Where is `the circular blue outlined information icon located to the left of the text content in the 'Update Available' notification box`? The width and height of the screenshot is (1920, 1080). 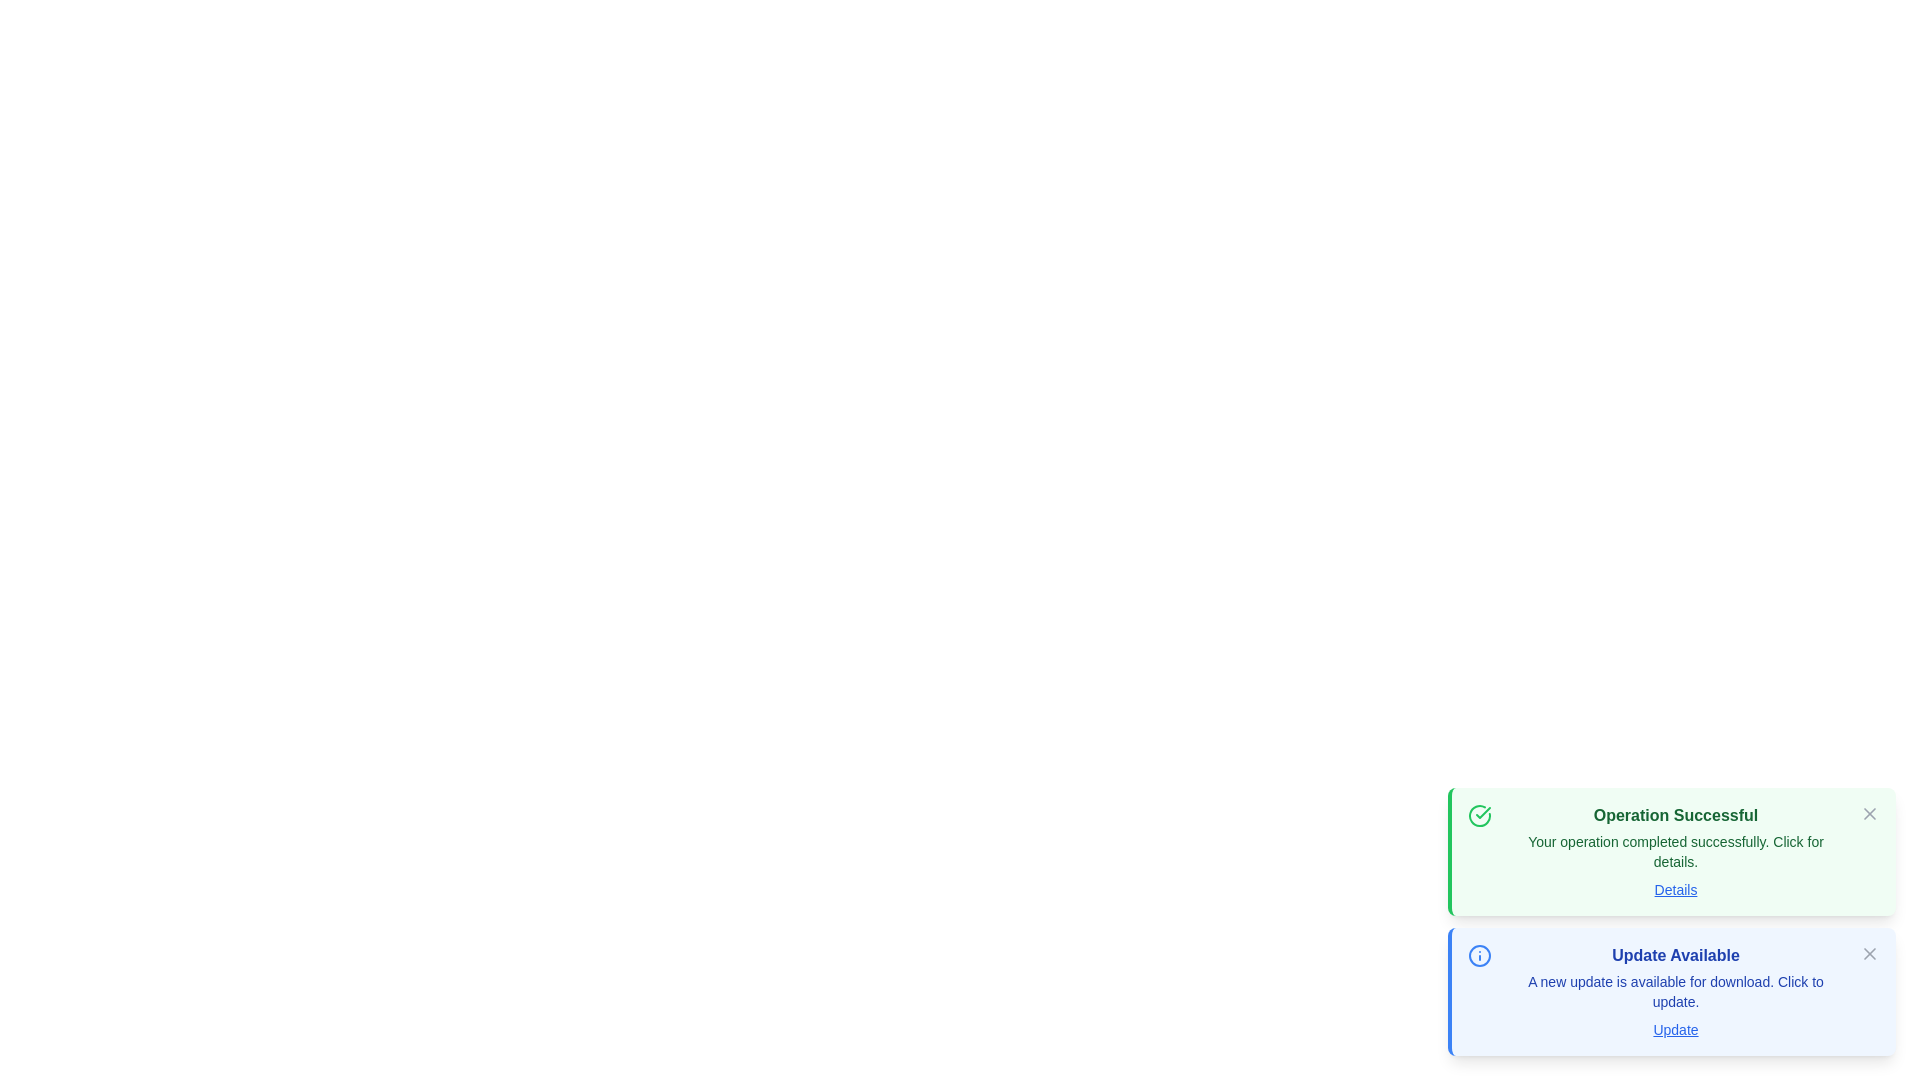
the circular blue outlined information icon located to the left of the text content in the 'Update Available' notification box is located at coordinates (1479, 955).